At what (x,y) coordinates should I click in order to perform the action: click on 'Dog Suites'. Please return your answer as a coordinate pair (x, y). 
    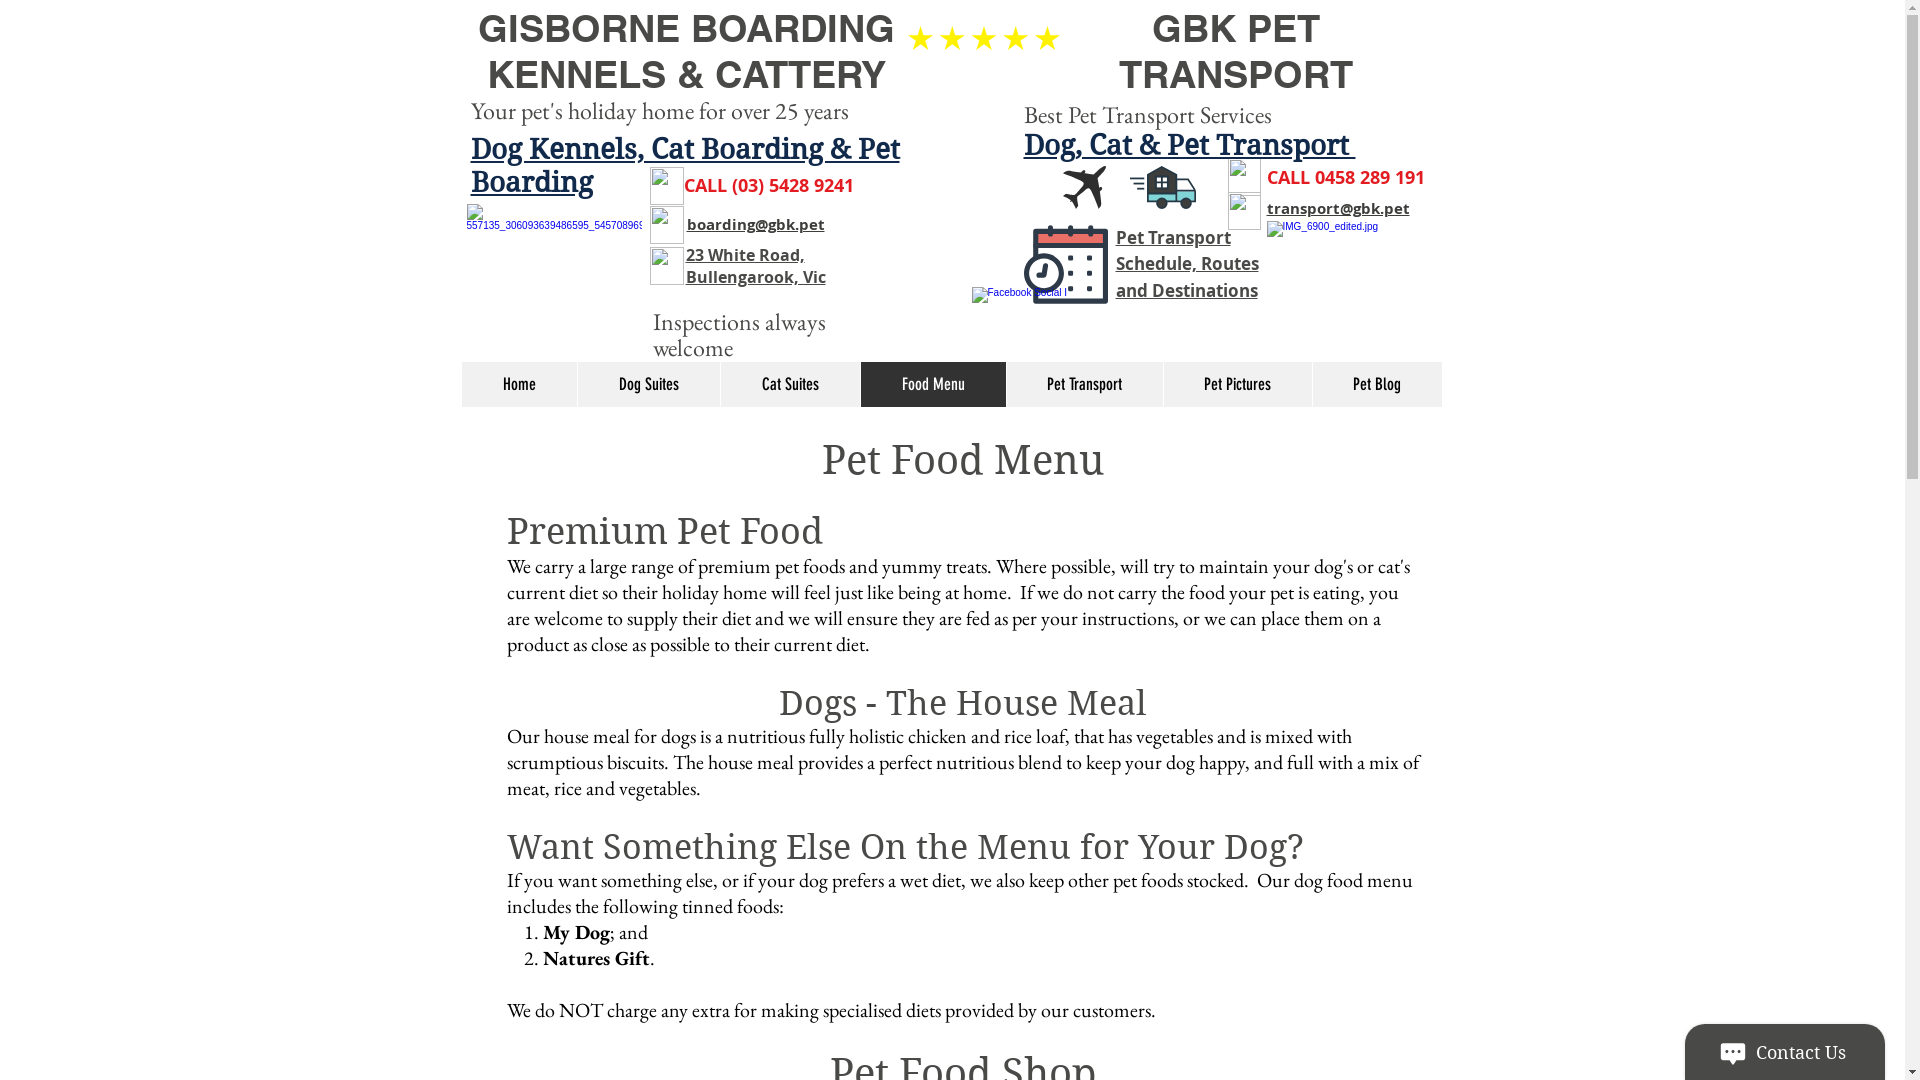
    Looking at the image, I should click on (647, 384).